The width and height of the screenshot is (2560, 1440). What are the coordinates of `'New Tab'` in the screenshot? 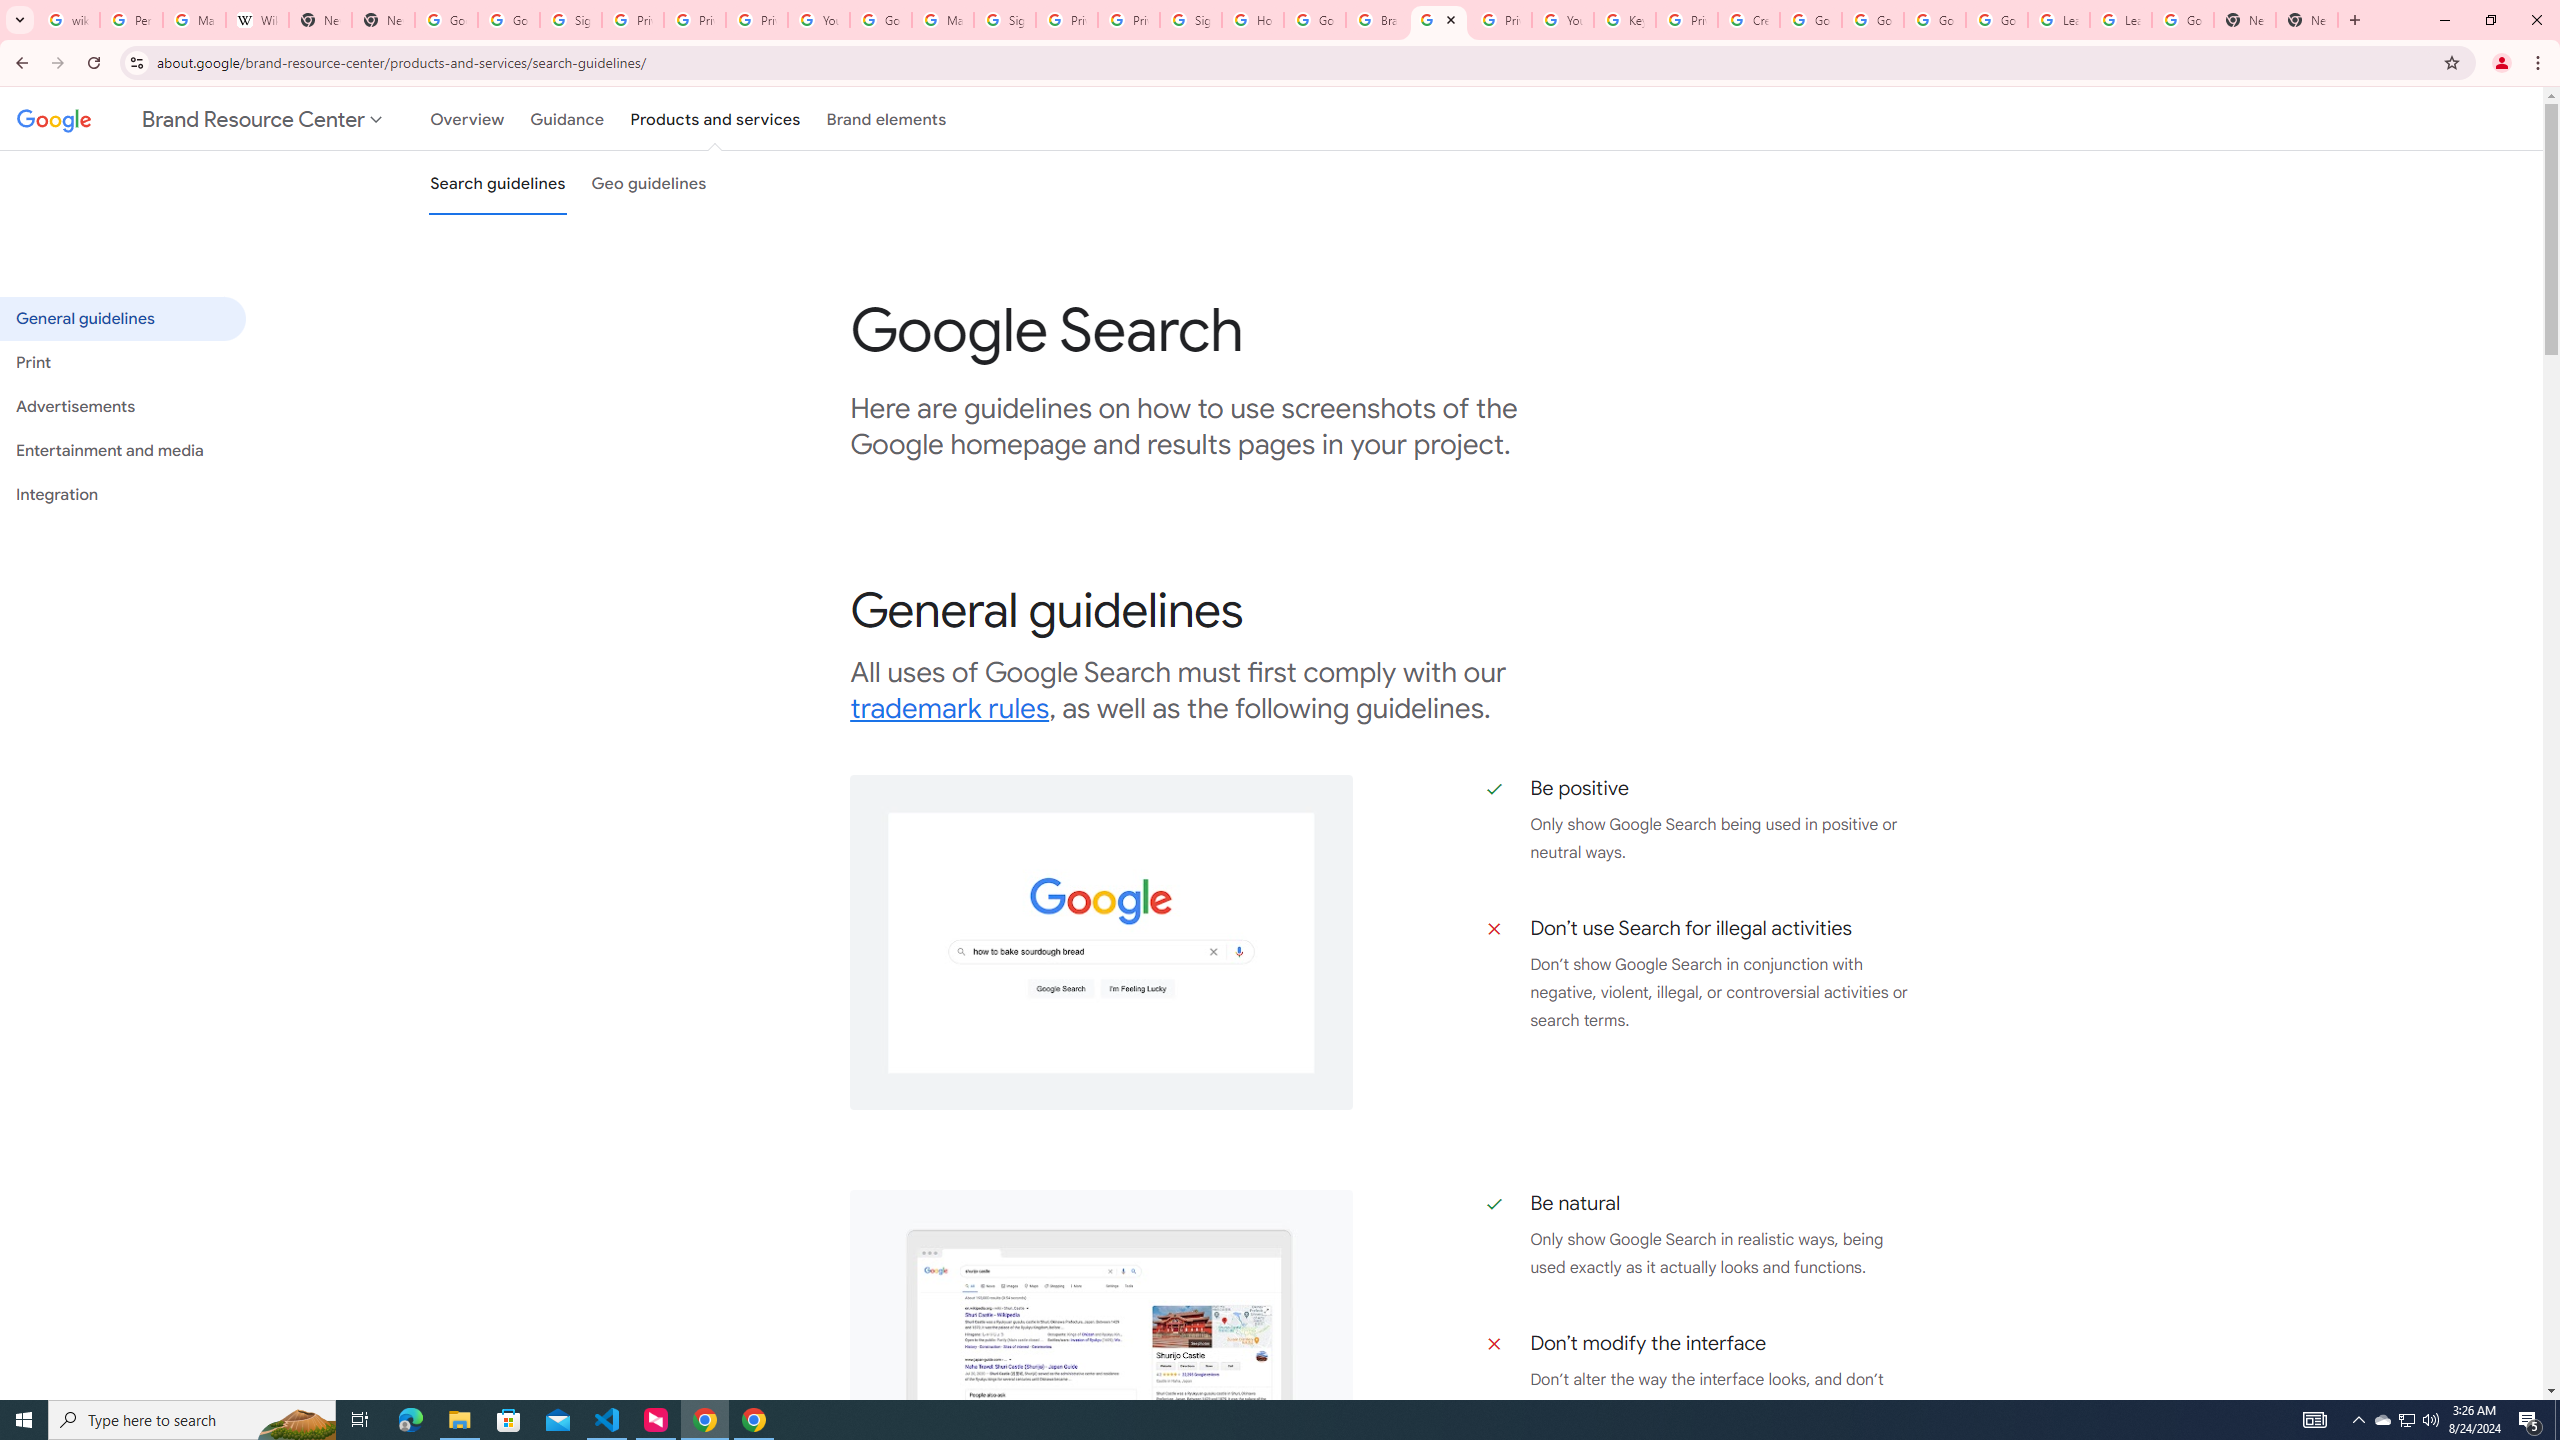 It's located at (2307, 19).